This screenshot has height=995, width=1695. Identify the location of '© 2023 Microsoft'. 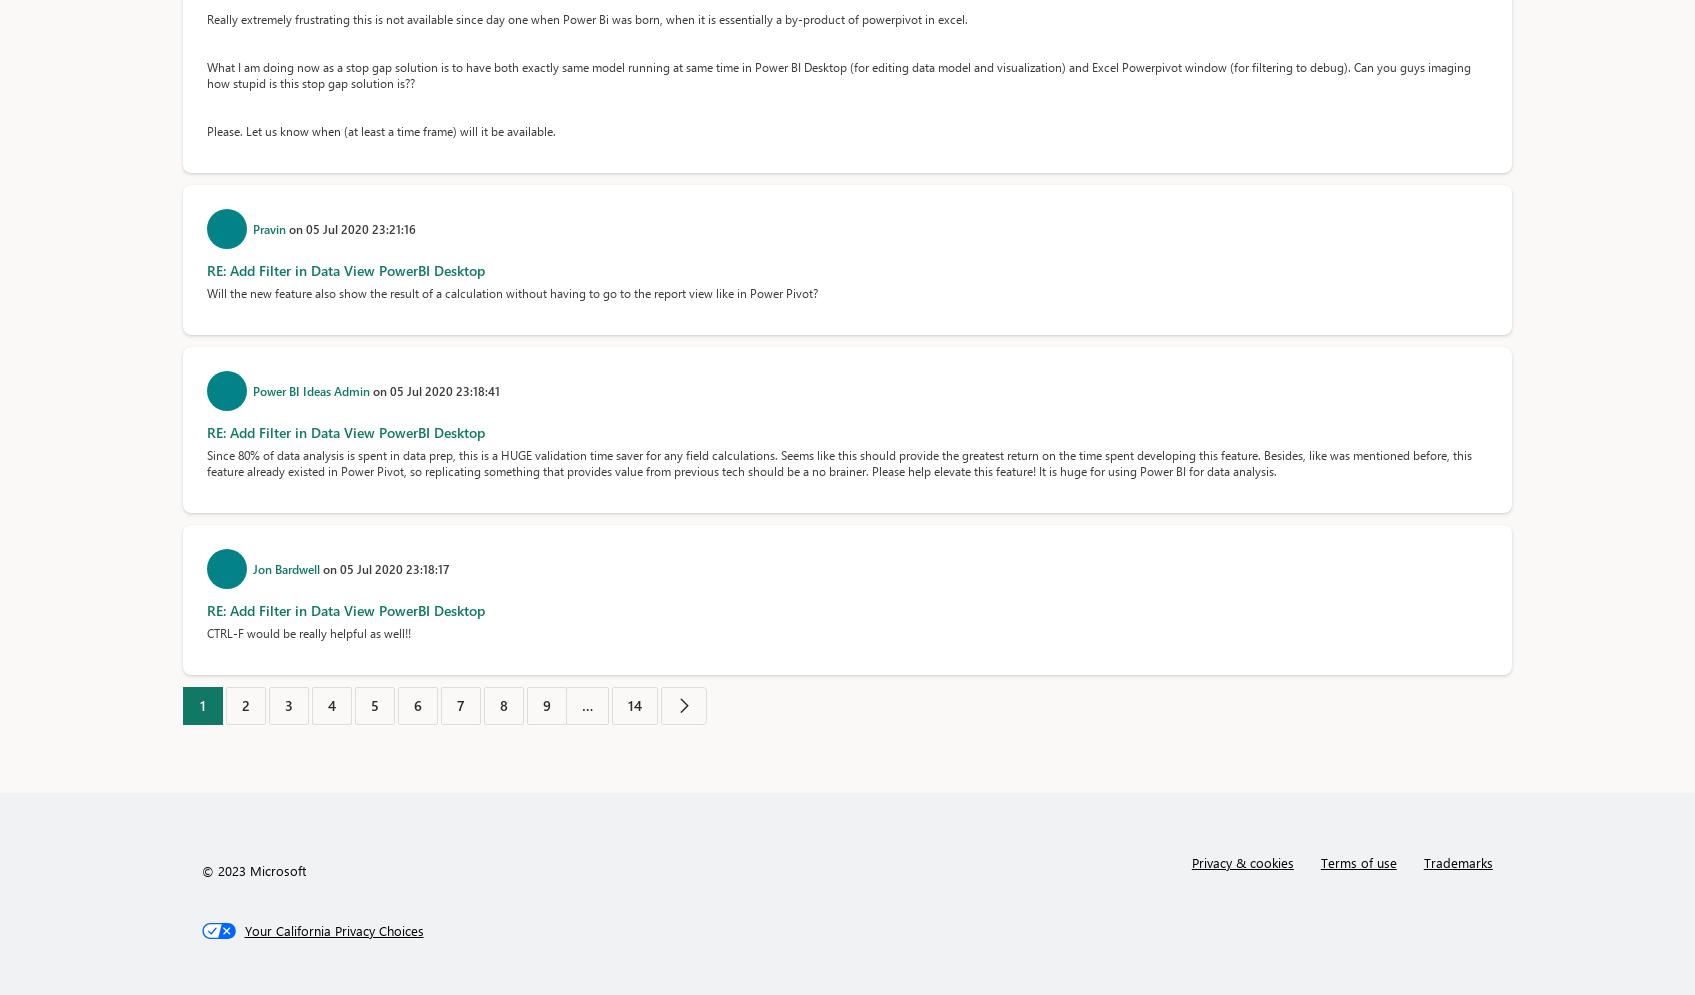
(253, 870).